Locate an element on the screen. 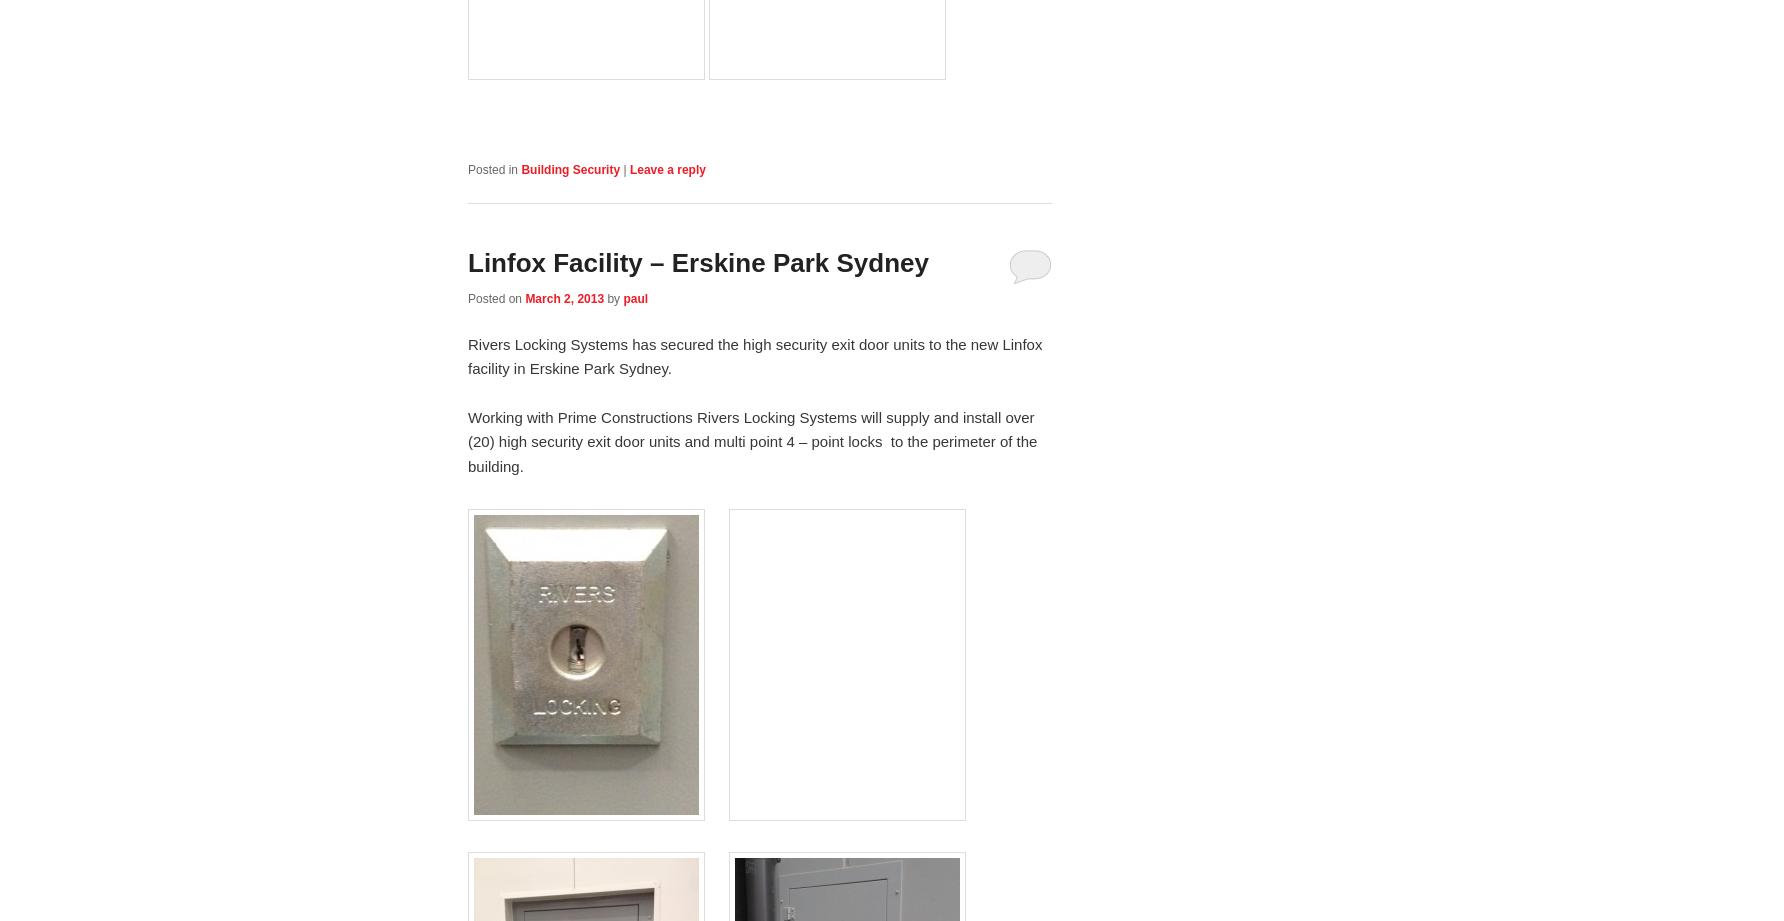 The width and height of the screenshot is (1784, 921). 'Leave a reply' is located at coordinates (628, 168).